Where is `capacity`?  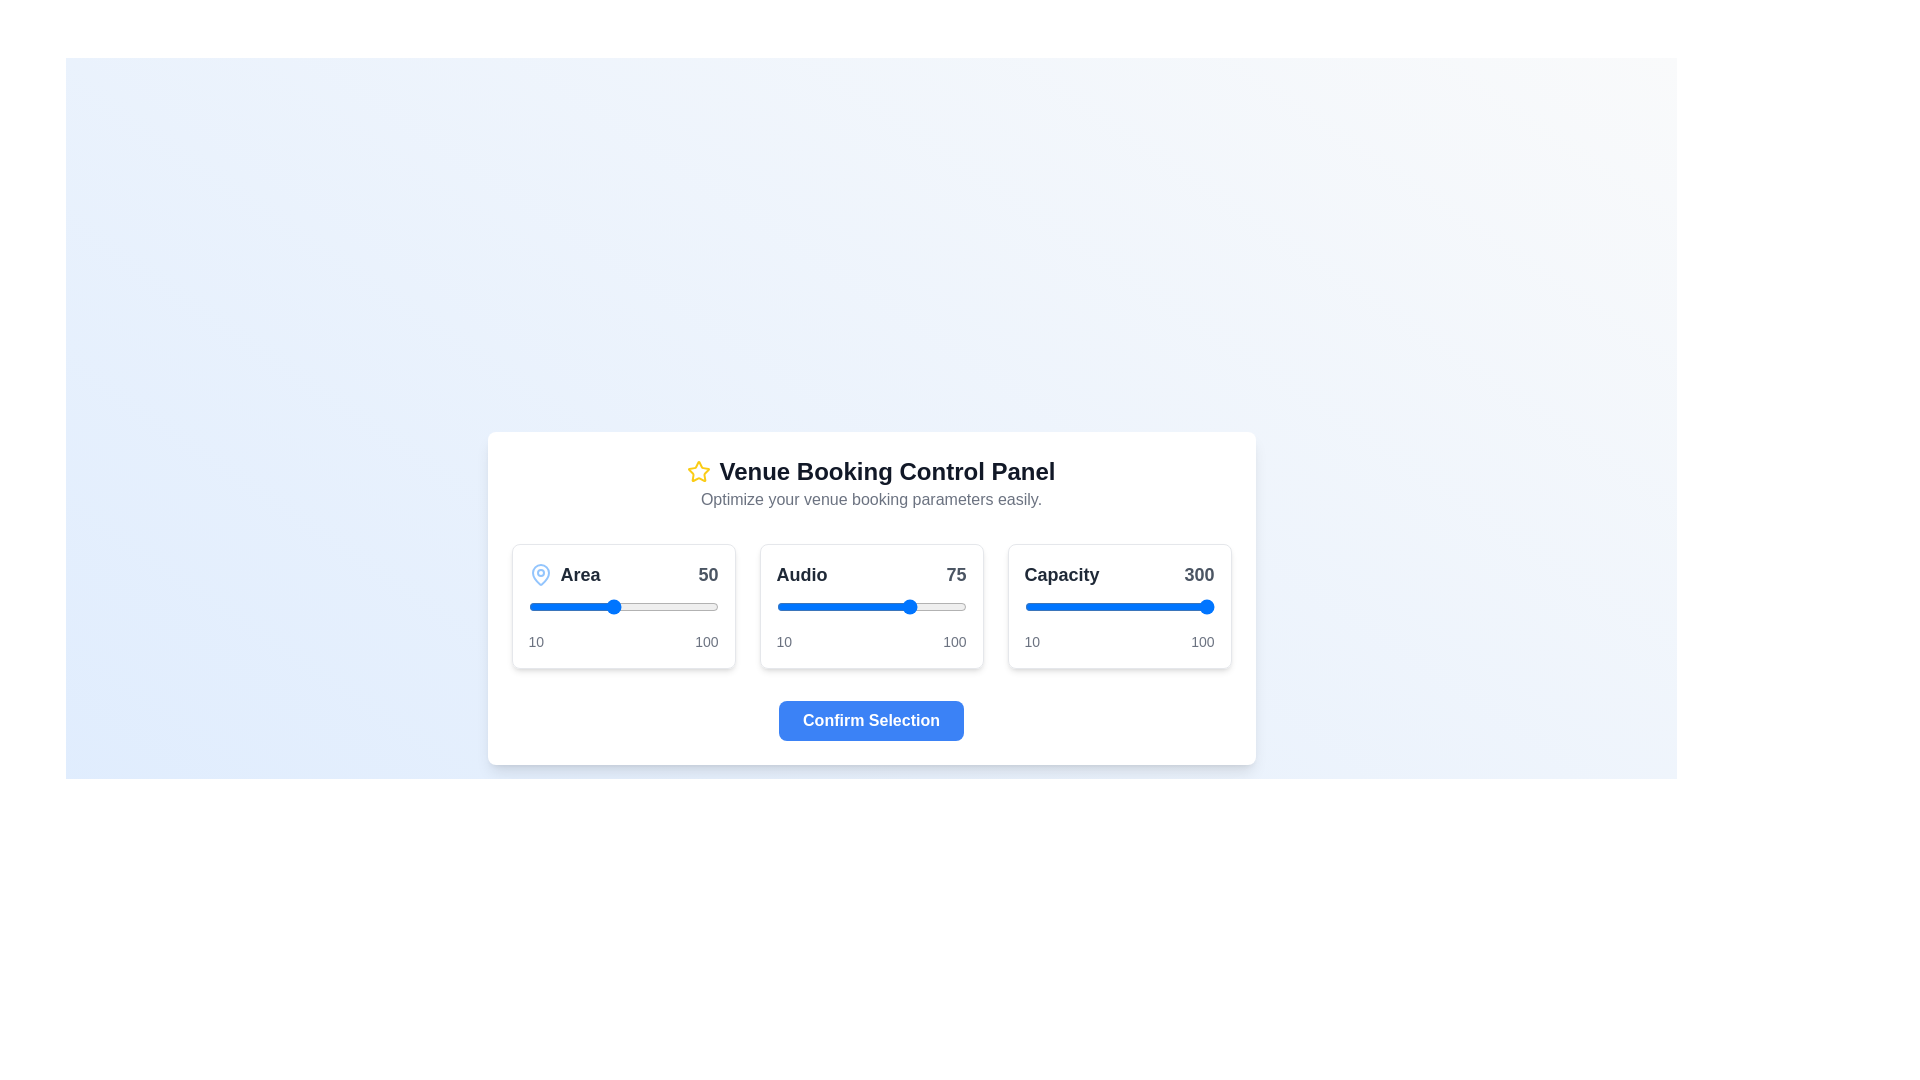 capacity is located at coordinates (1084, 605).